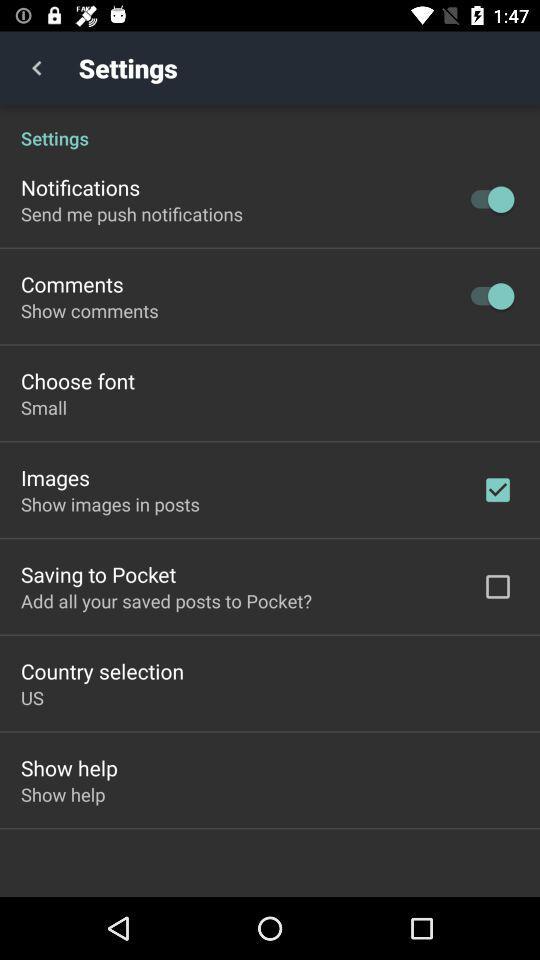  Describe the element at coordinates (76, 380) in the screenshot. I see `the choose font item` at that location.